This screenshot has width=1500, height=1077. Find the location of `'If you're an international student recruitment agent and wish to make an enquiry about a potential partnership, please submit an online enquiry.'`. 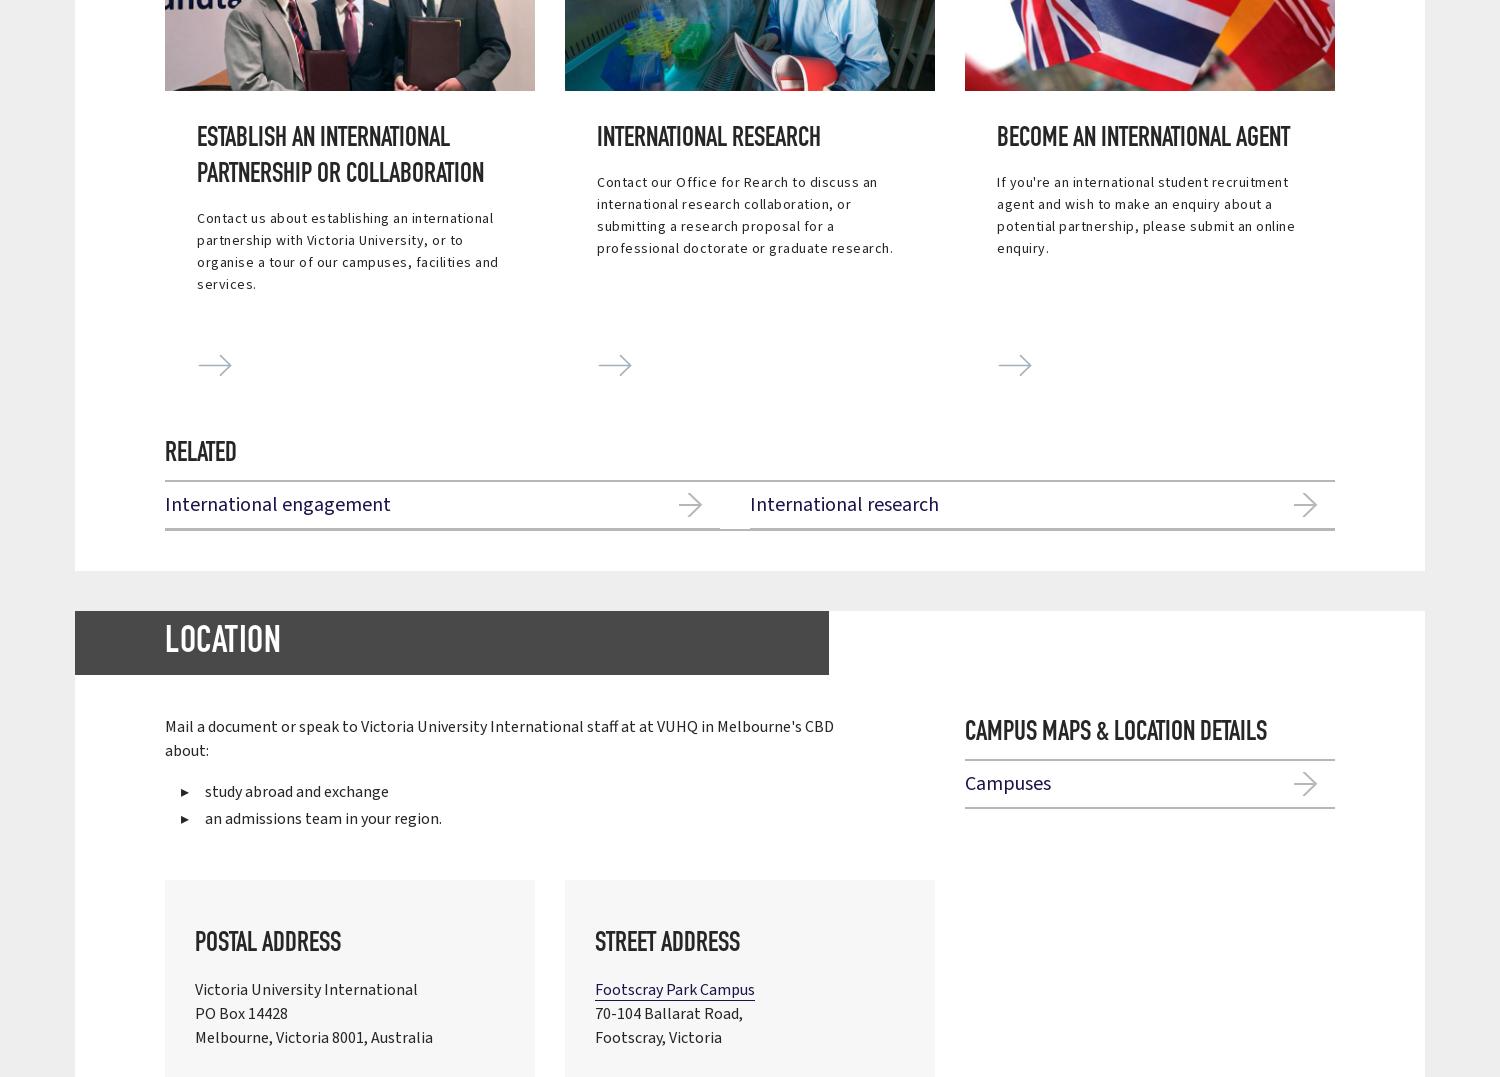

'If you're an international student recruitment agent and wish to make an enquiry about a potential partnership, please submit an online enquiry.' is located at coordinates (996, 216).